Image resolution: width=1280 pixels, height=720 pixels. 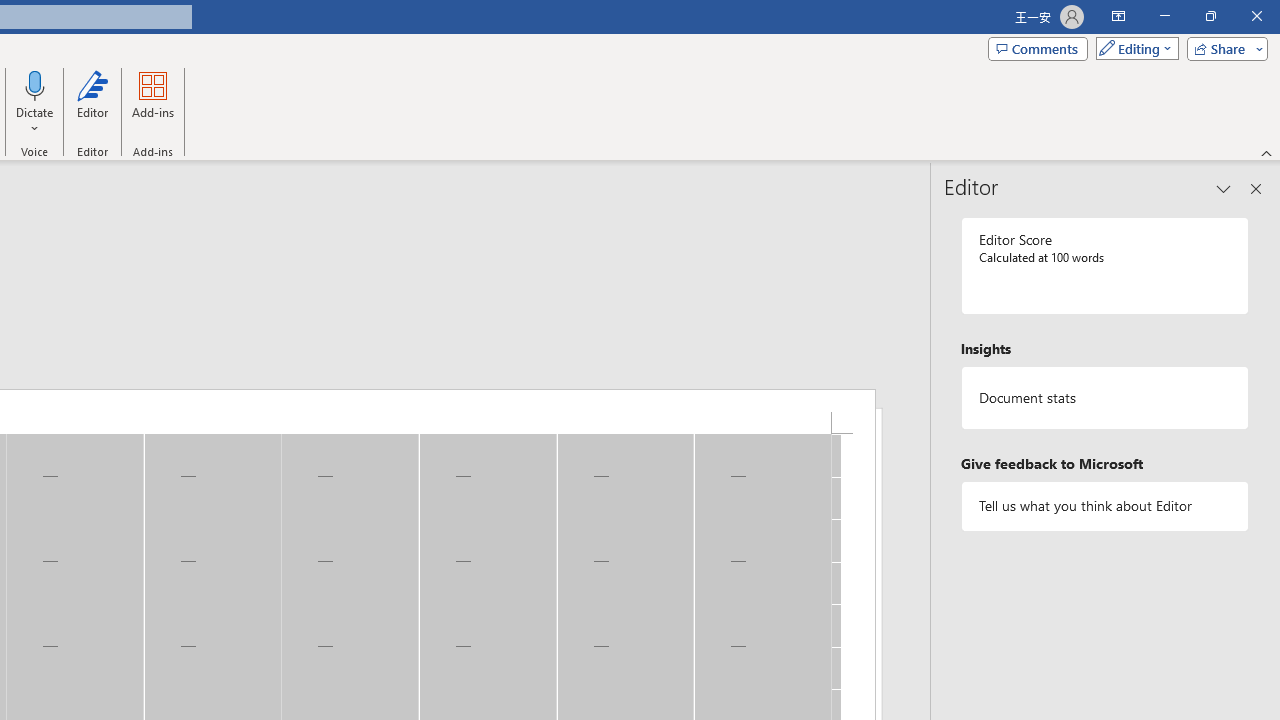 I want to click on 'Share', so click(x=1222, y=47).